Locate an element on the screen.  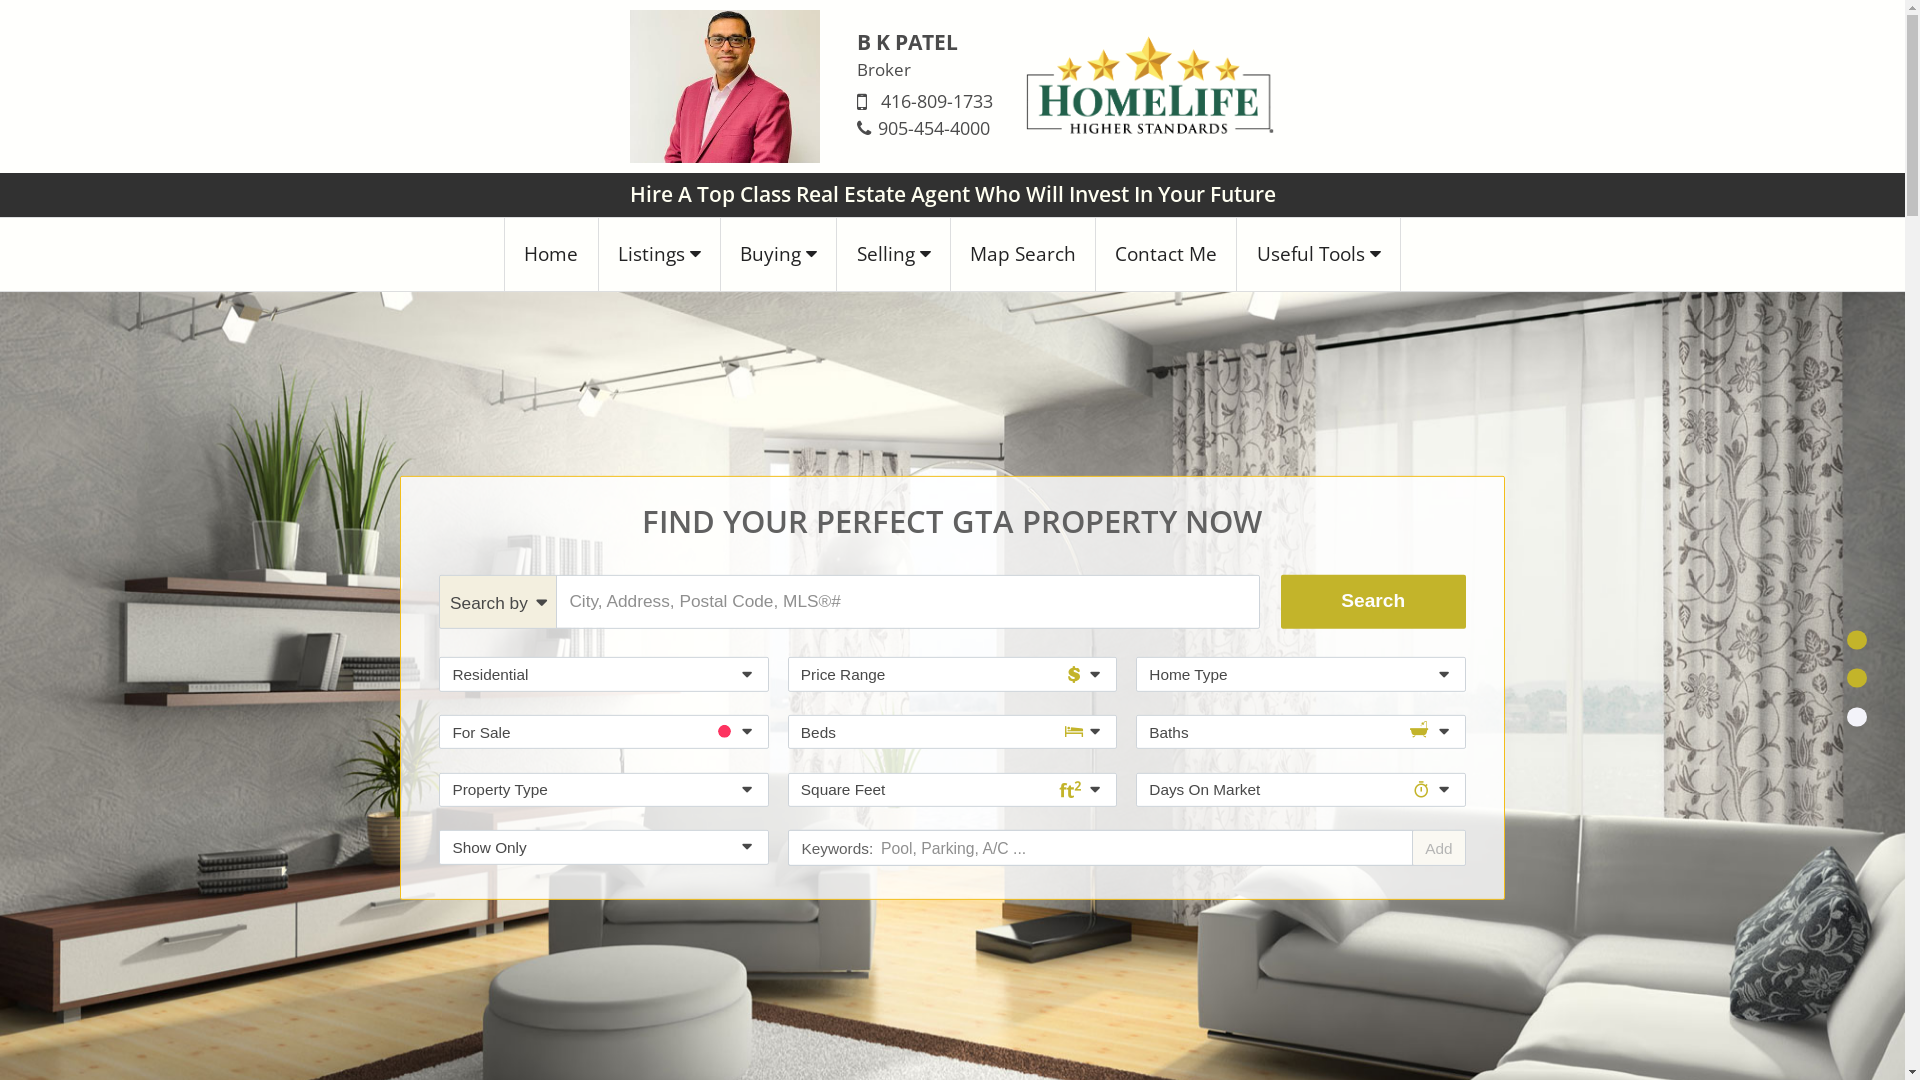
'Add' is located at coordinates (1437, 848).